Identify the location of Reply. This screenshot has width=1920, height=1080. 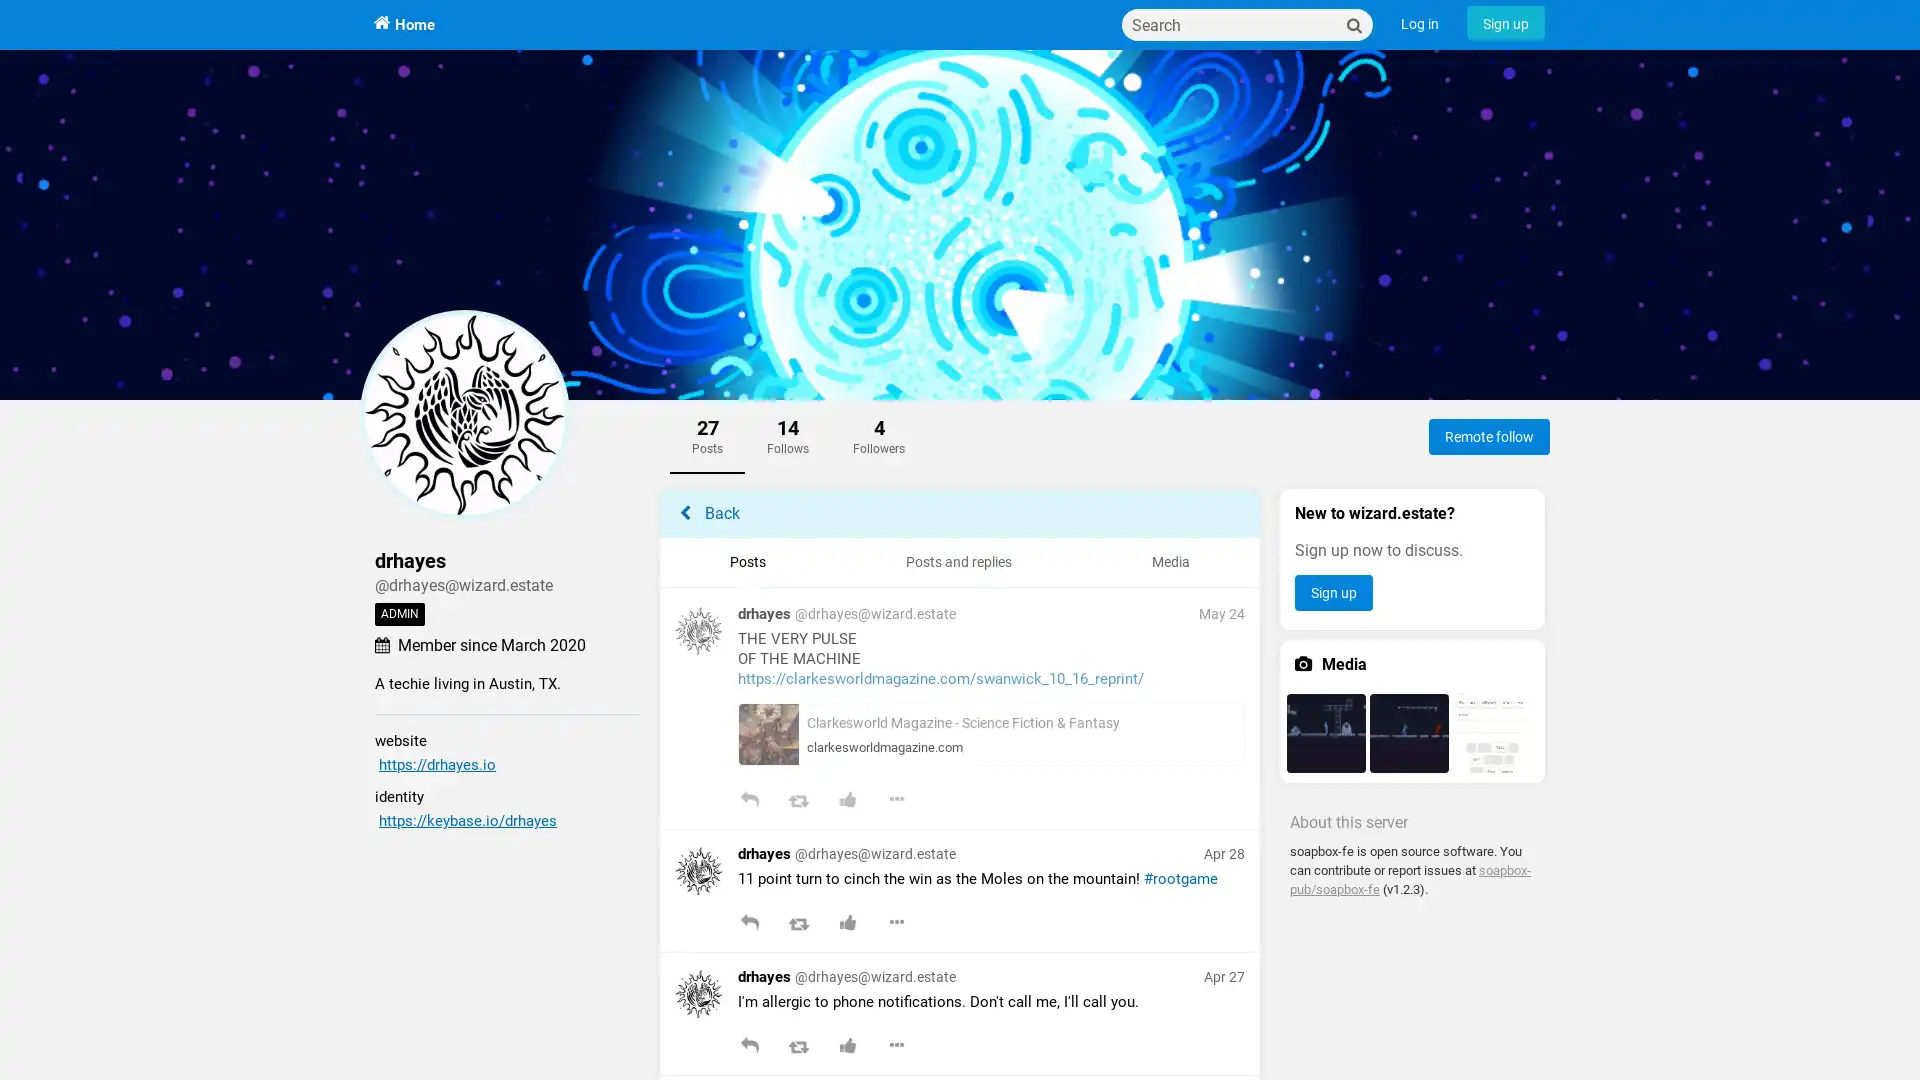
(748, 925).